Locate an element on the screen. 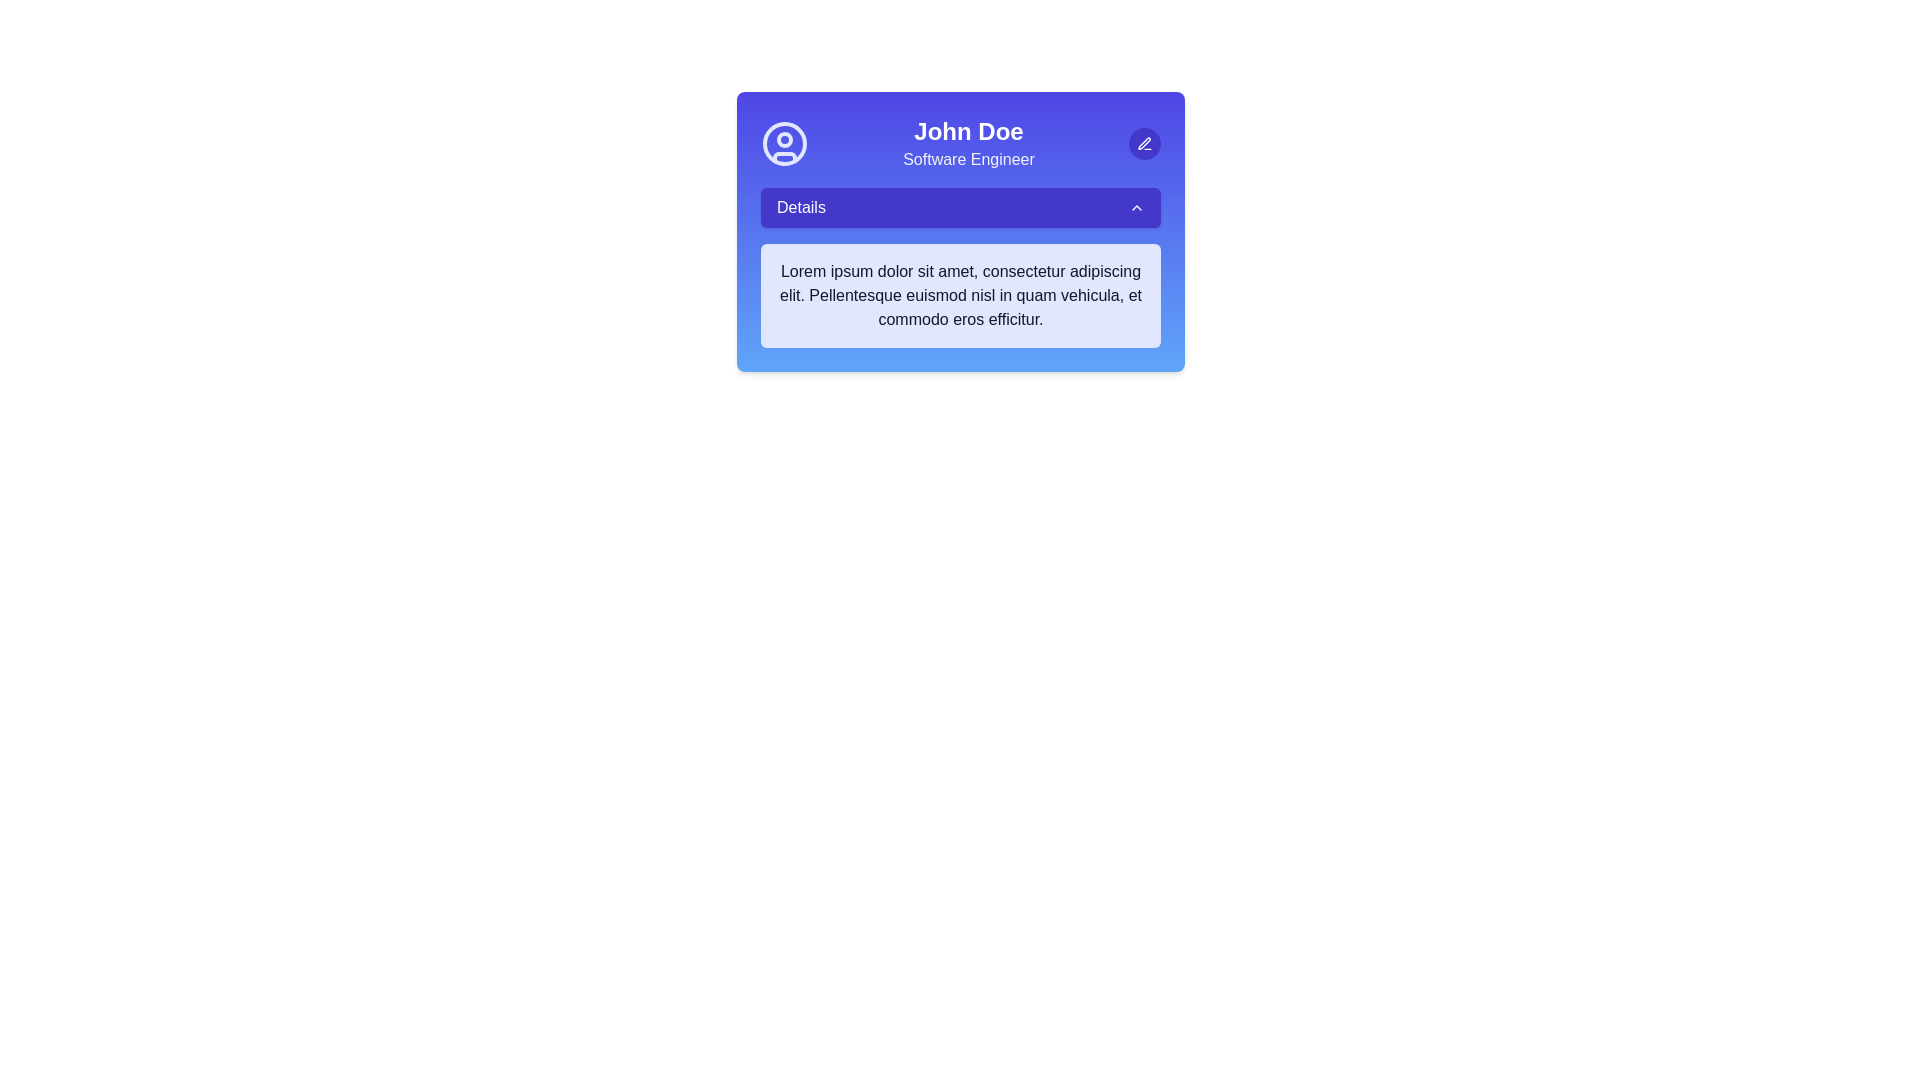 This screenshot has width=1920, height=1080. the lower section of the user's profile icon, which is part of a decorative curve in an SVG graphic located at the top-left corner of a card, to the left of the 'John Doe' text is located at coordinates (784, 156).